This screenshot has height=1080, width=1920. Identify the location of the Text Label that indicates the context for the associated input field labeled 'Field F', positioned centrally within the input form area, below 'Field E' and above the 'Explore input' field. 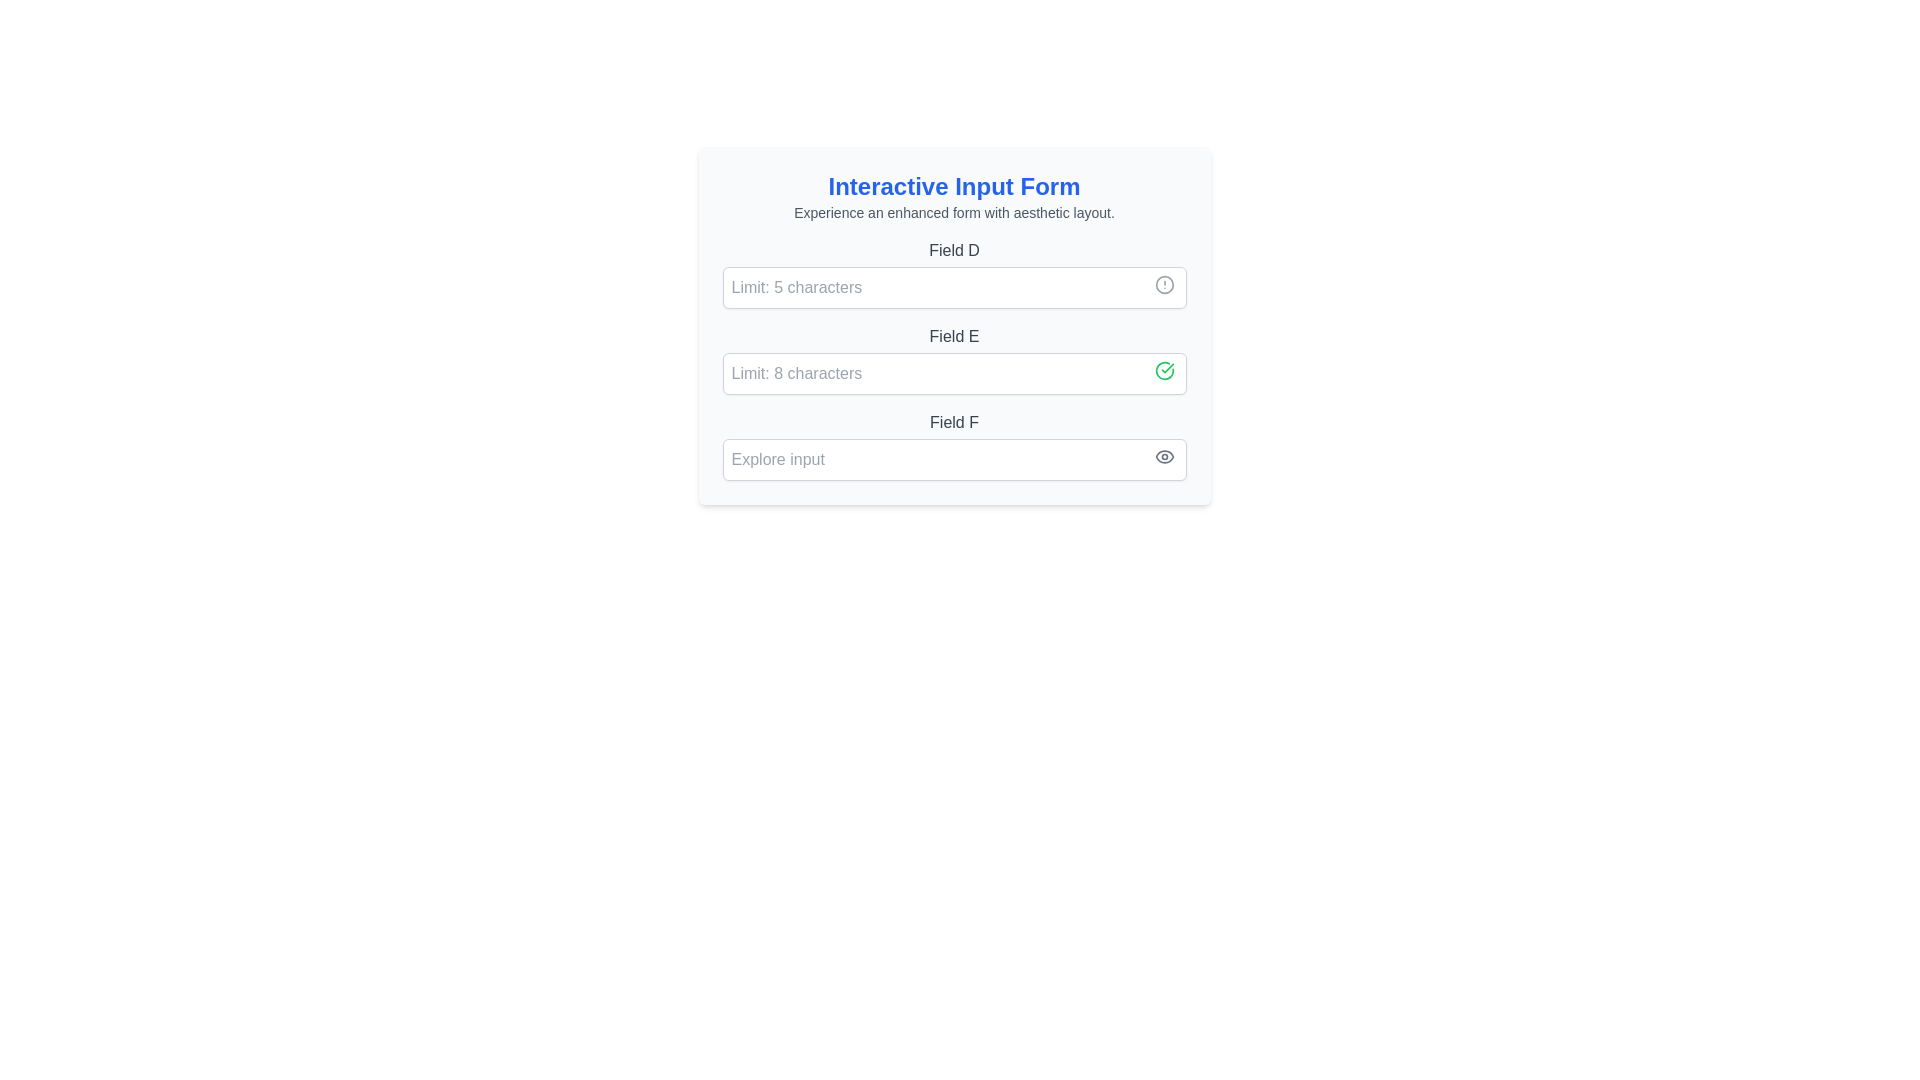
(953, 422).